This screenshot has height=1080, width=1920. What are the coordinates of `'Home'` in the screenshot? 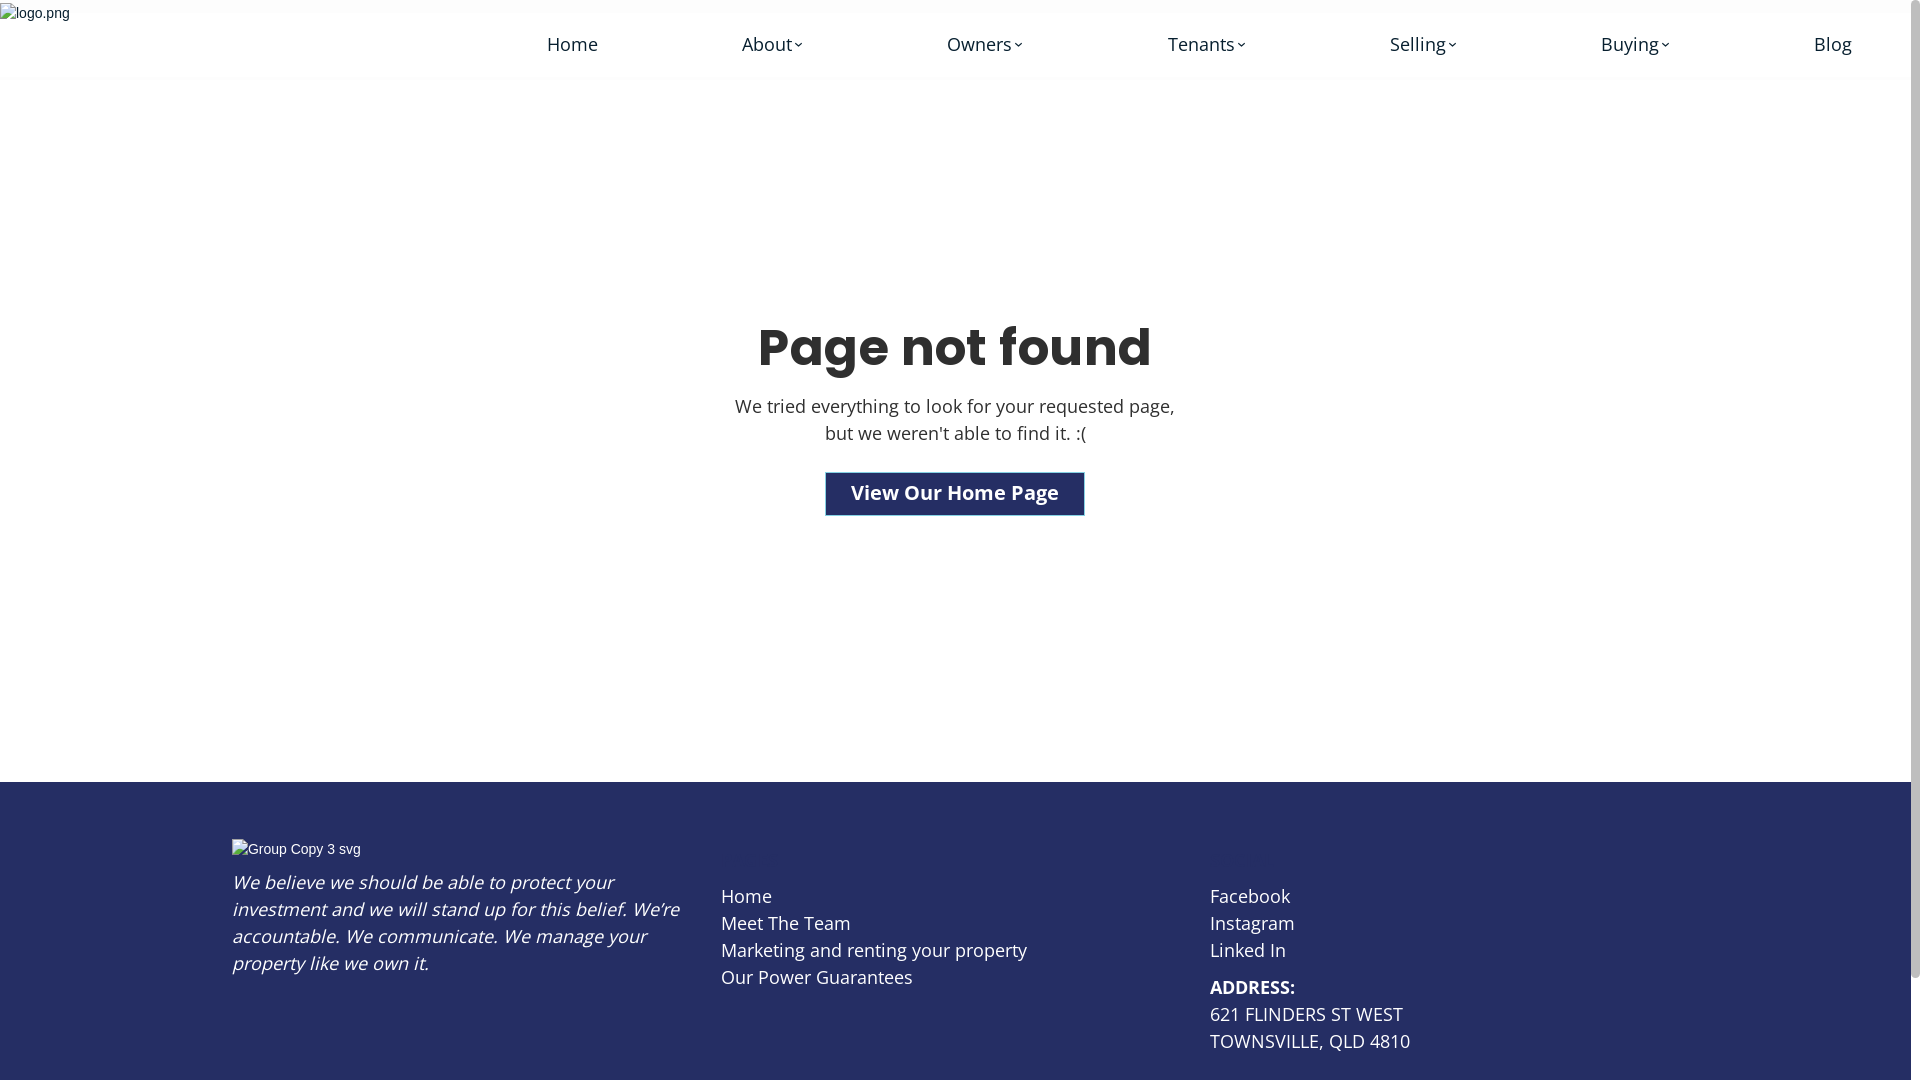 It's located at (745, 895).